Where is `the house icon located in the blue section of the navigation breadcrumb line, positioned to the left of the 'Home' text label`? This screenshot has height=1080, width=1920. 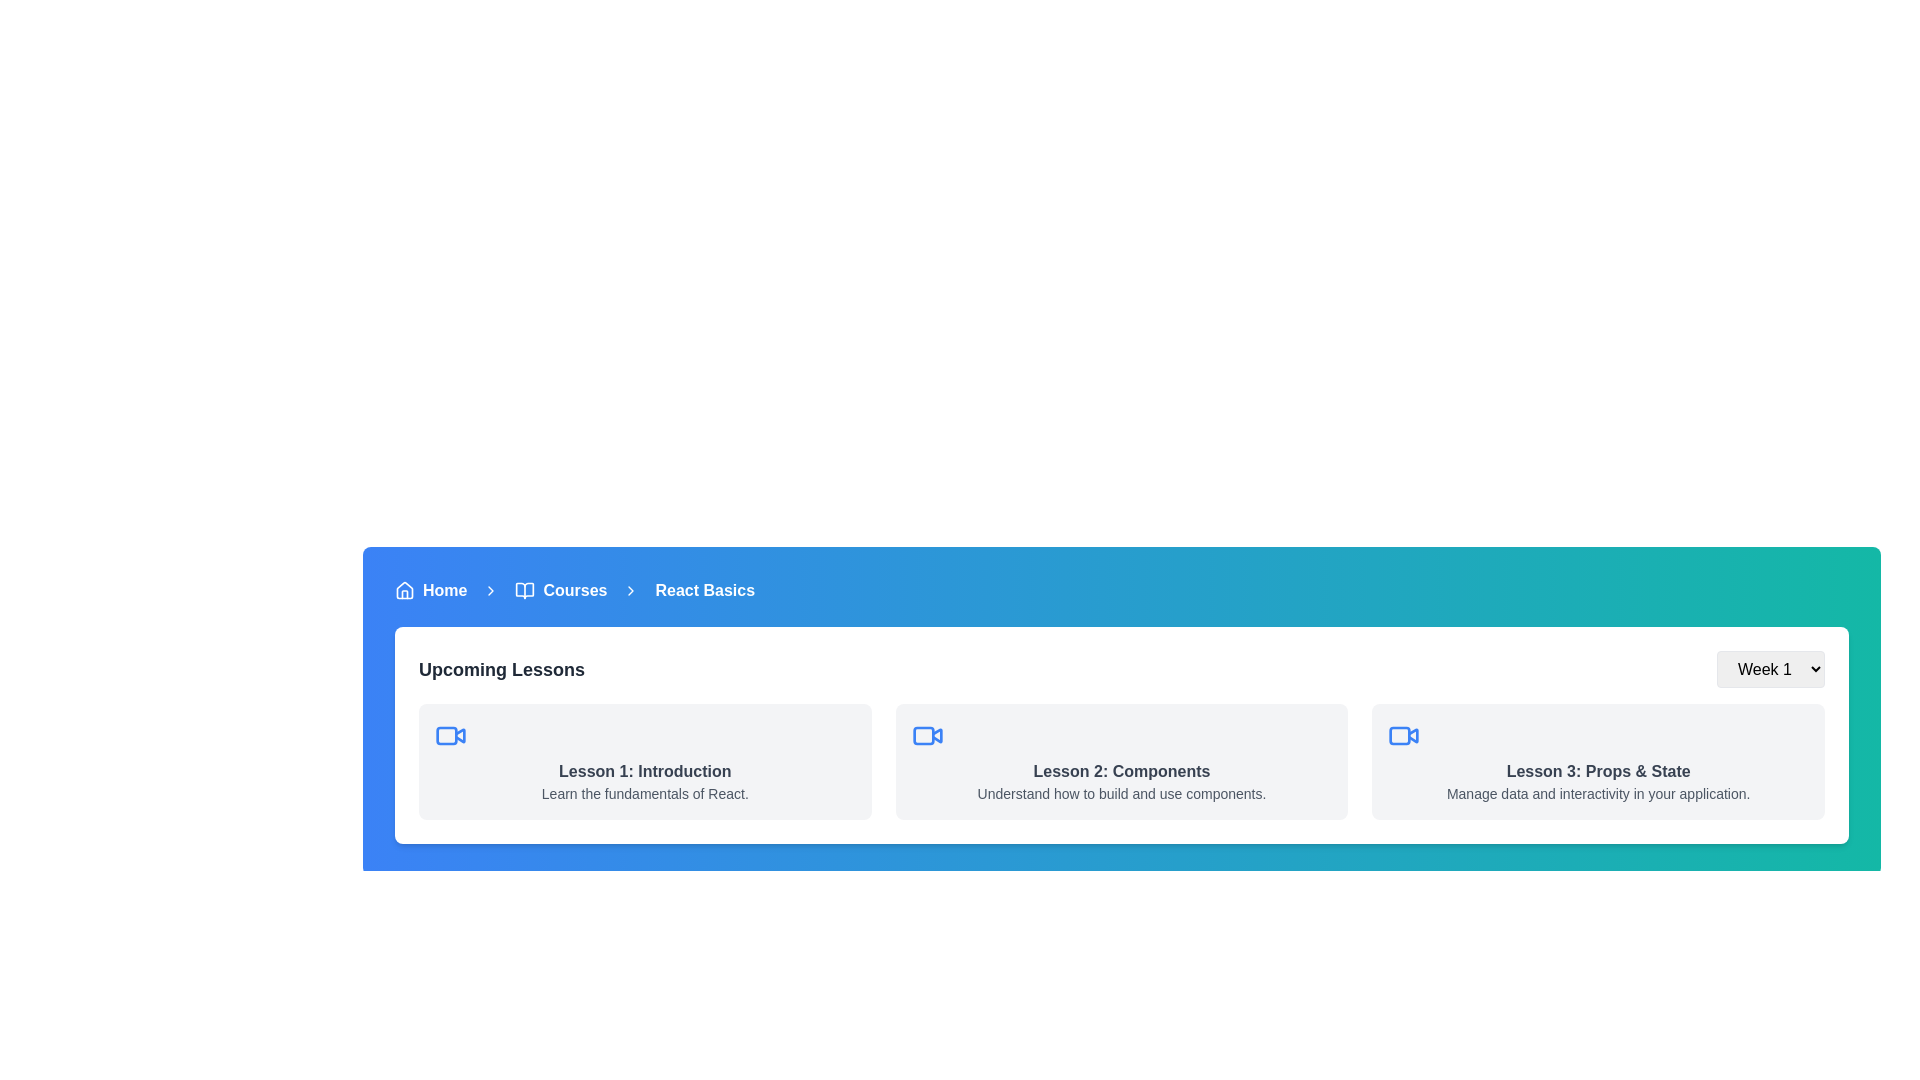 the house icon located in the blue section of the navigation breadcrumb line, positioned to the left of the 'Home' text label is located at coordinates (403, 589).